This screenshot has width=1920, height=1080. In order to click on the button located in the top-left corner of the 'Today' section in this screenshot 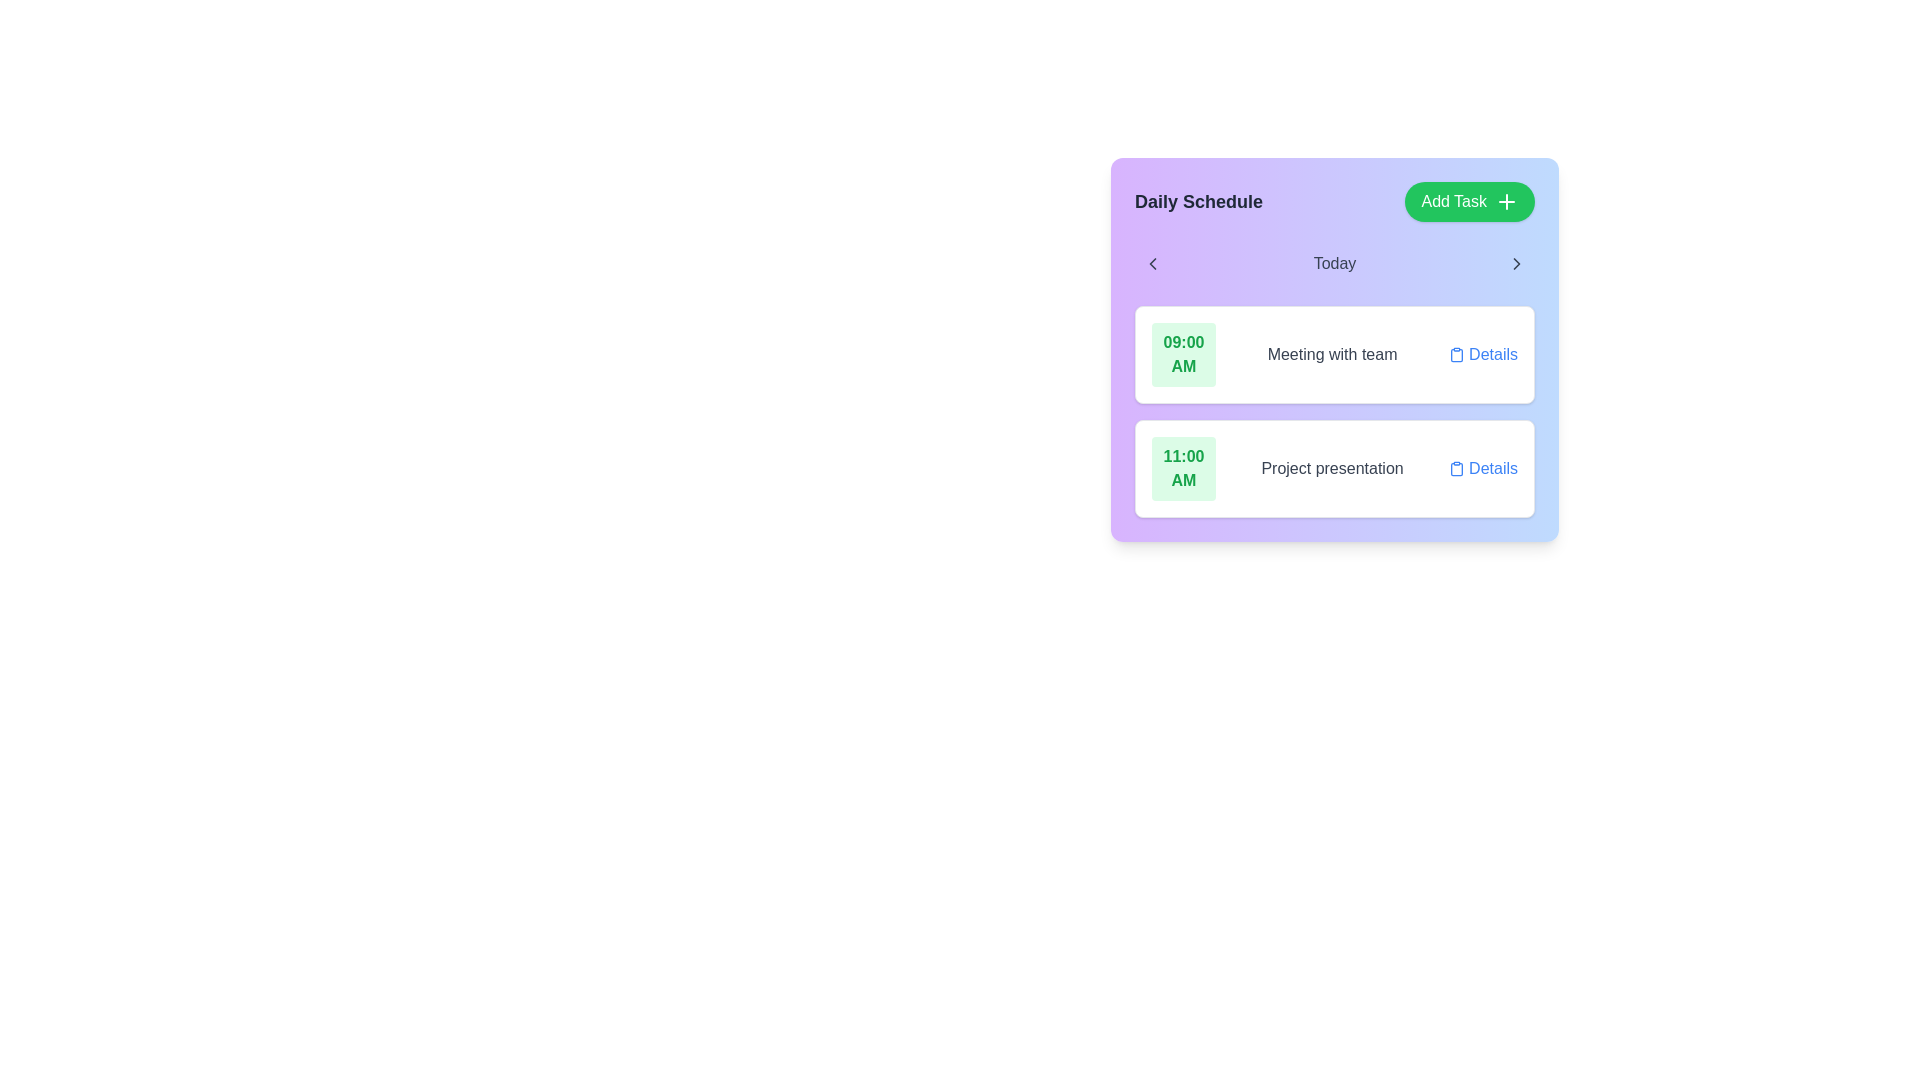, I will do `click(1152, 262)`.